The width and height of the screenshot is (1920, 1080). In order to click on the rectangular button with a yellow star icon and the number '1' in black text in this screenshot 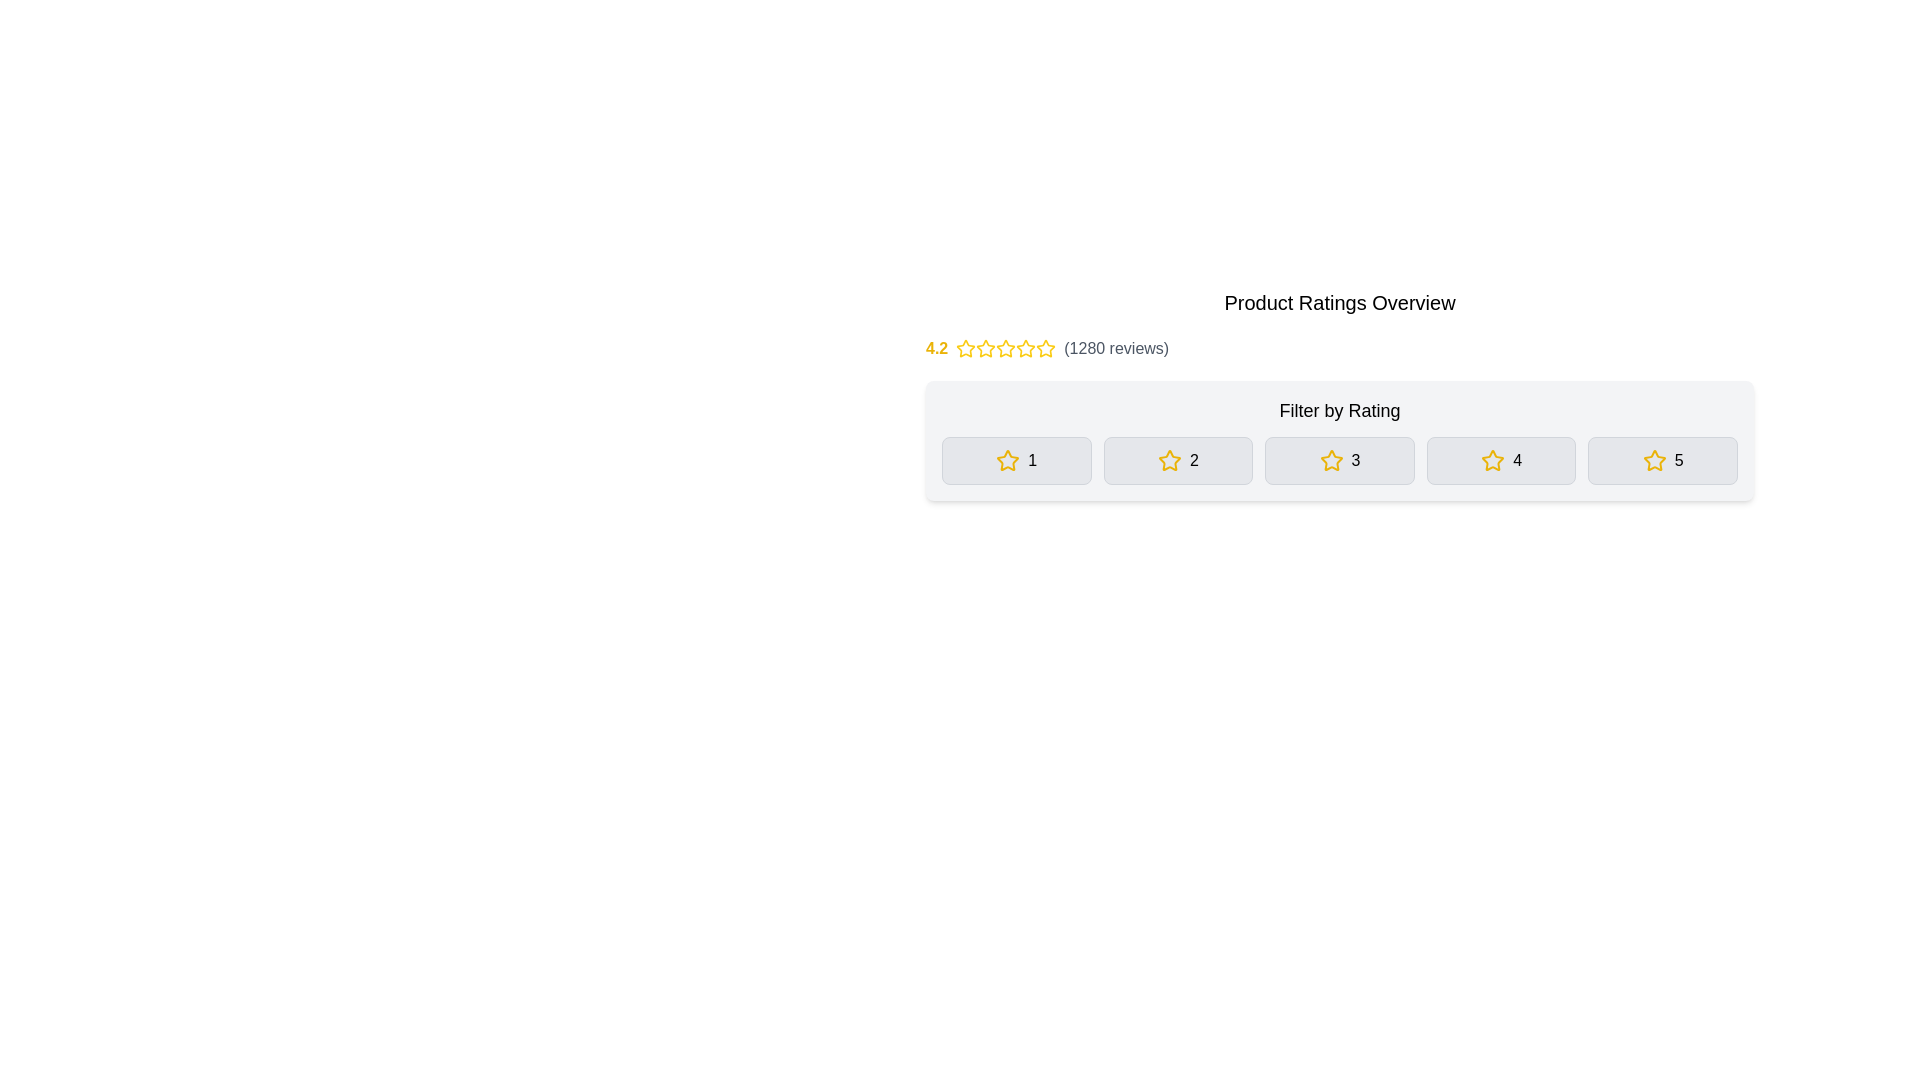, I will do `click(1016, 461)`.